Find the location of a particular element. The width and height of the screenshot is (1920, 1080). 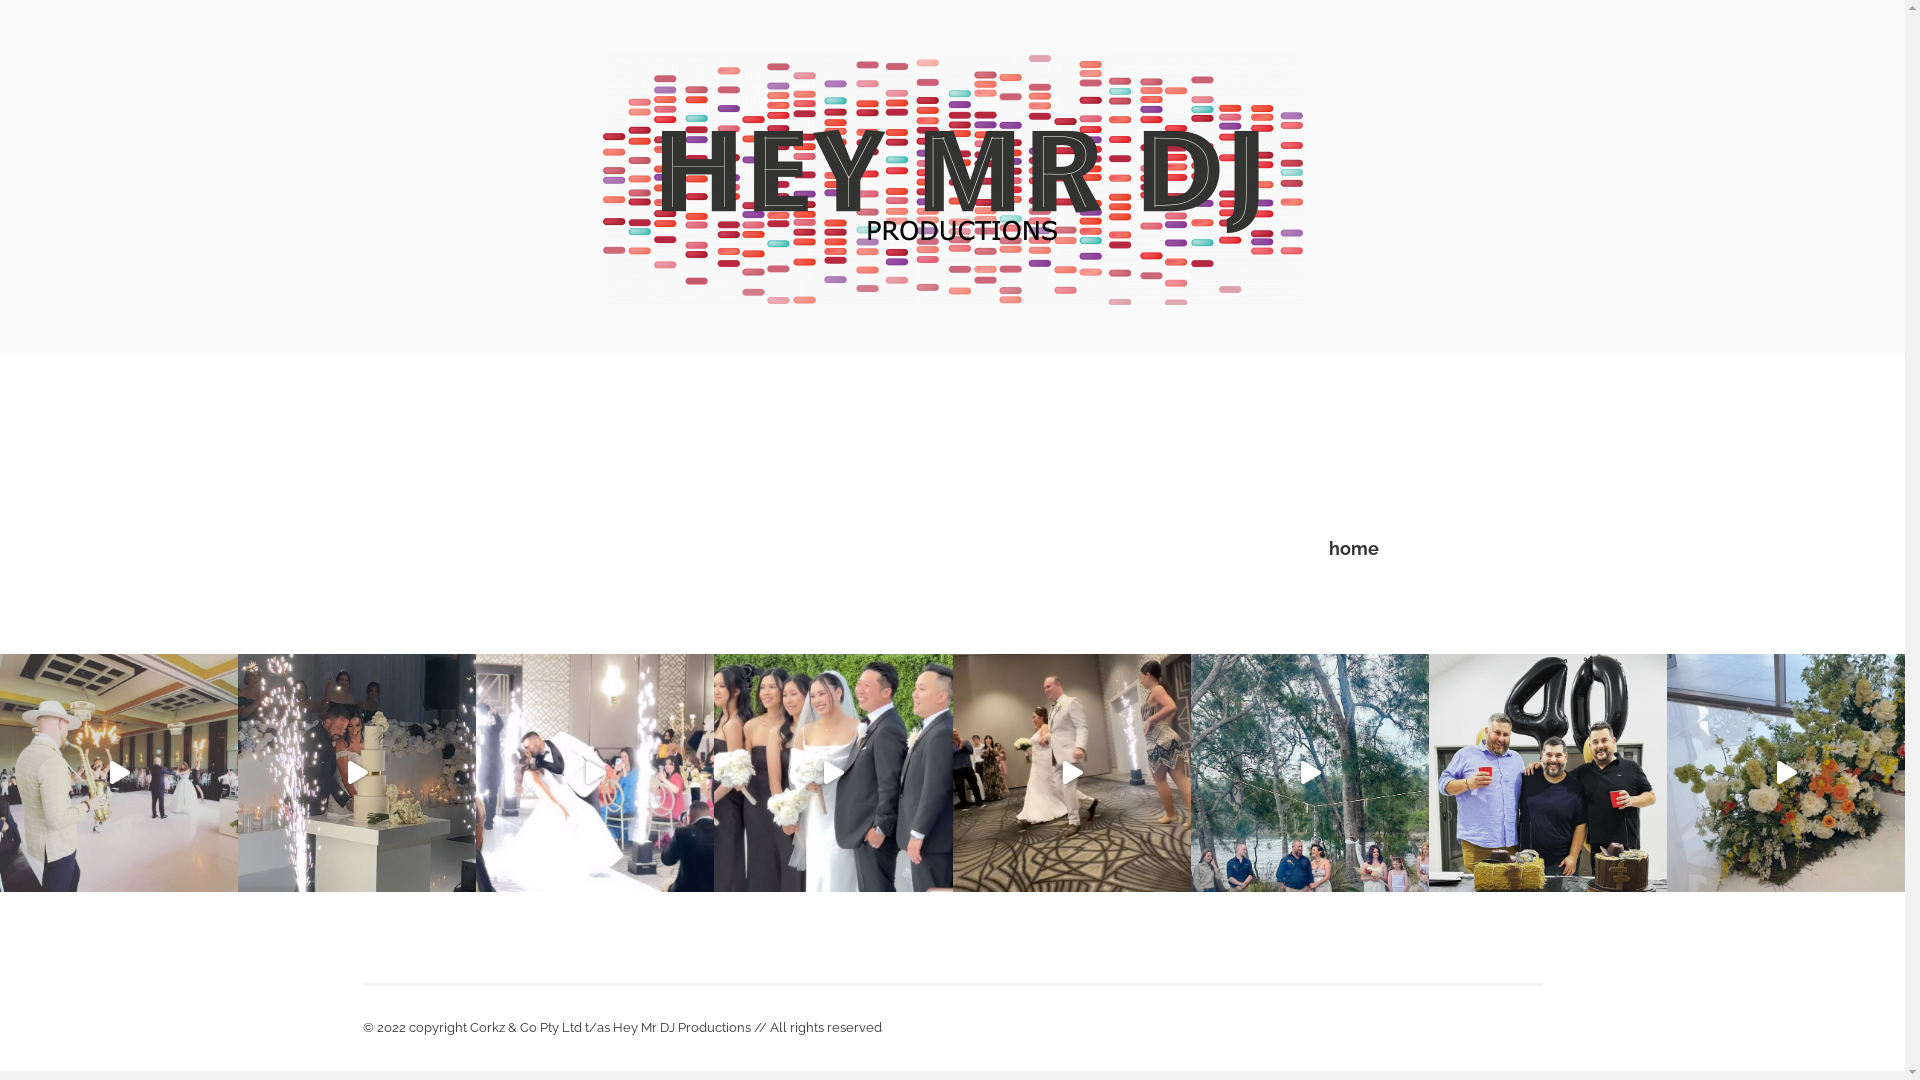

'home' is located at coordinates (1328, 548).